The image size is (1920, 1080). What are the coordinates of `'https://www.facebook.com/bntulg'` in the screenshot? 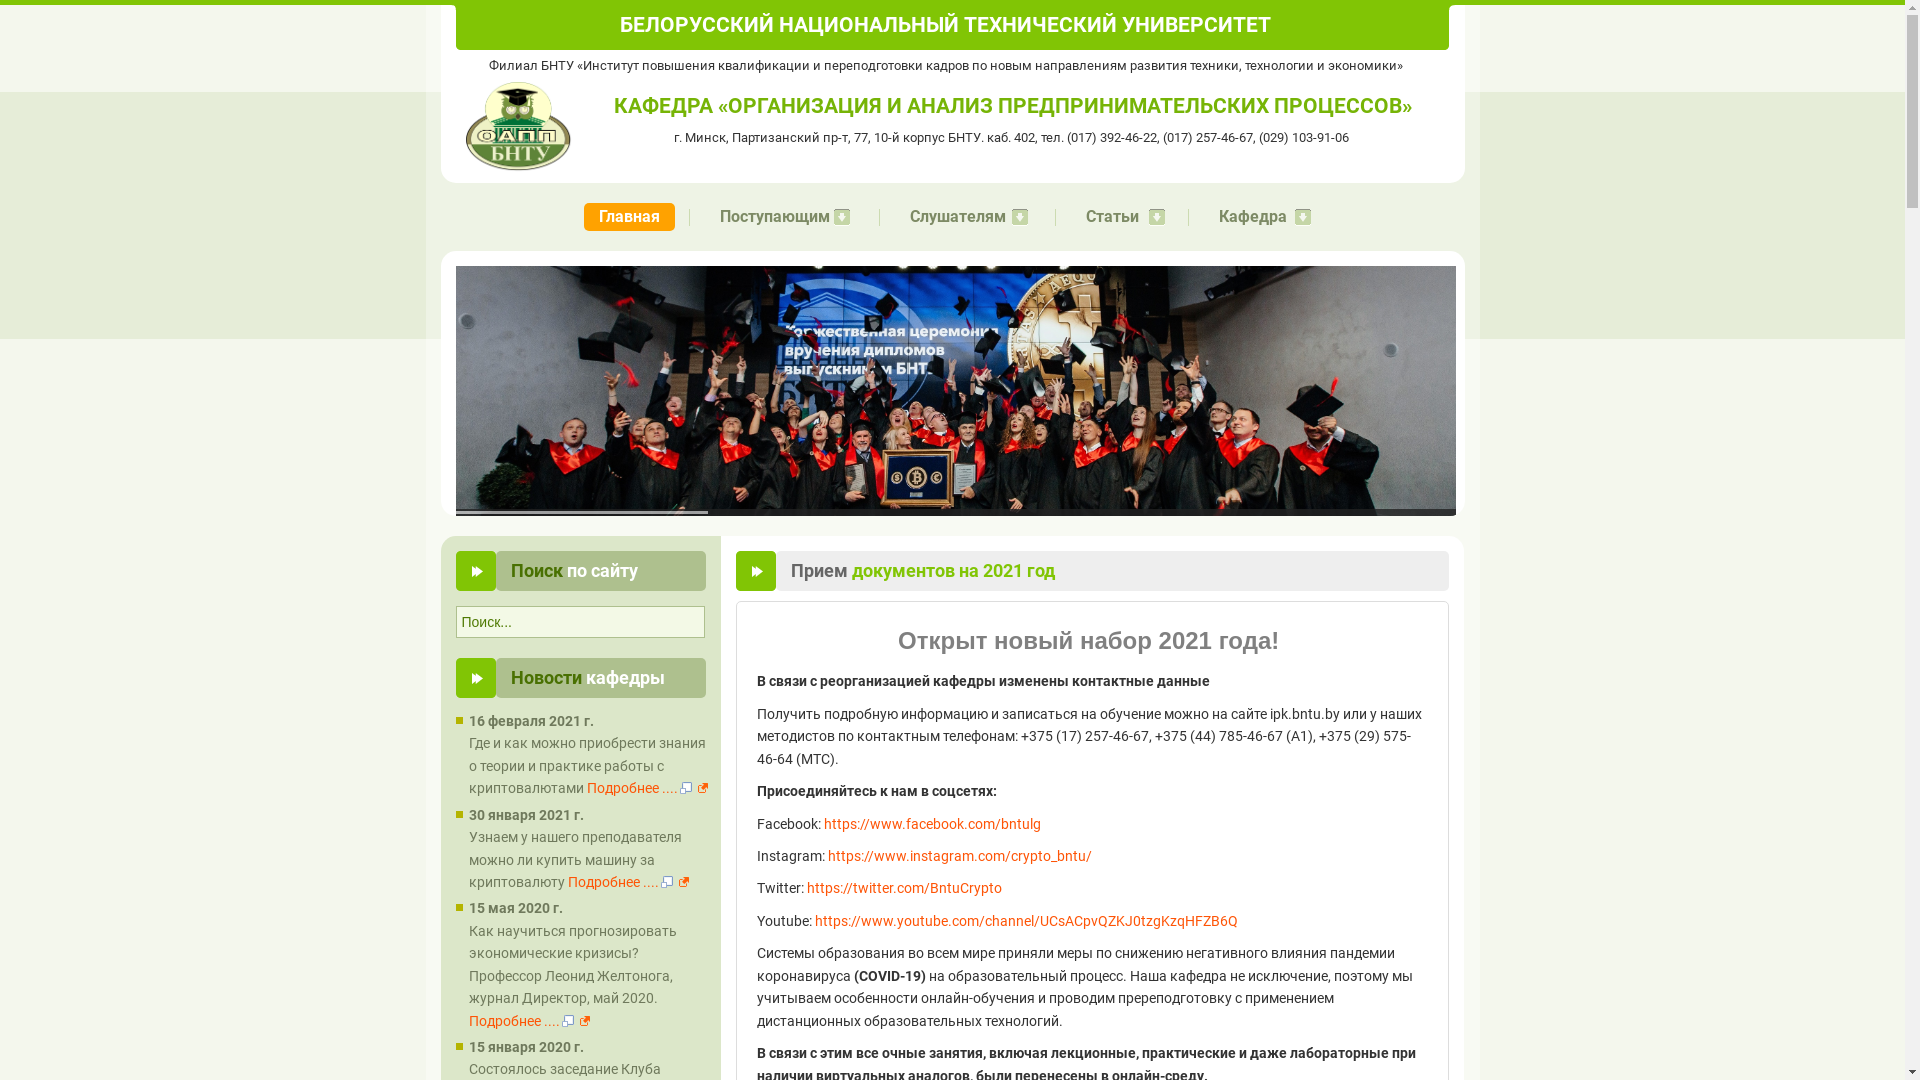 It's located at (824, 824).